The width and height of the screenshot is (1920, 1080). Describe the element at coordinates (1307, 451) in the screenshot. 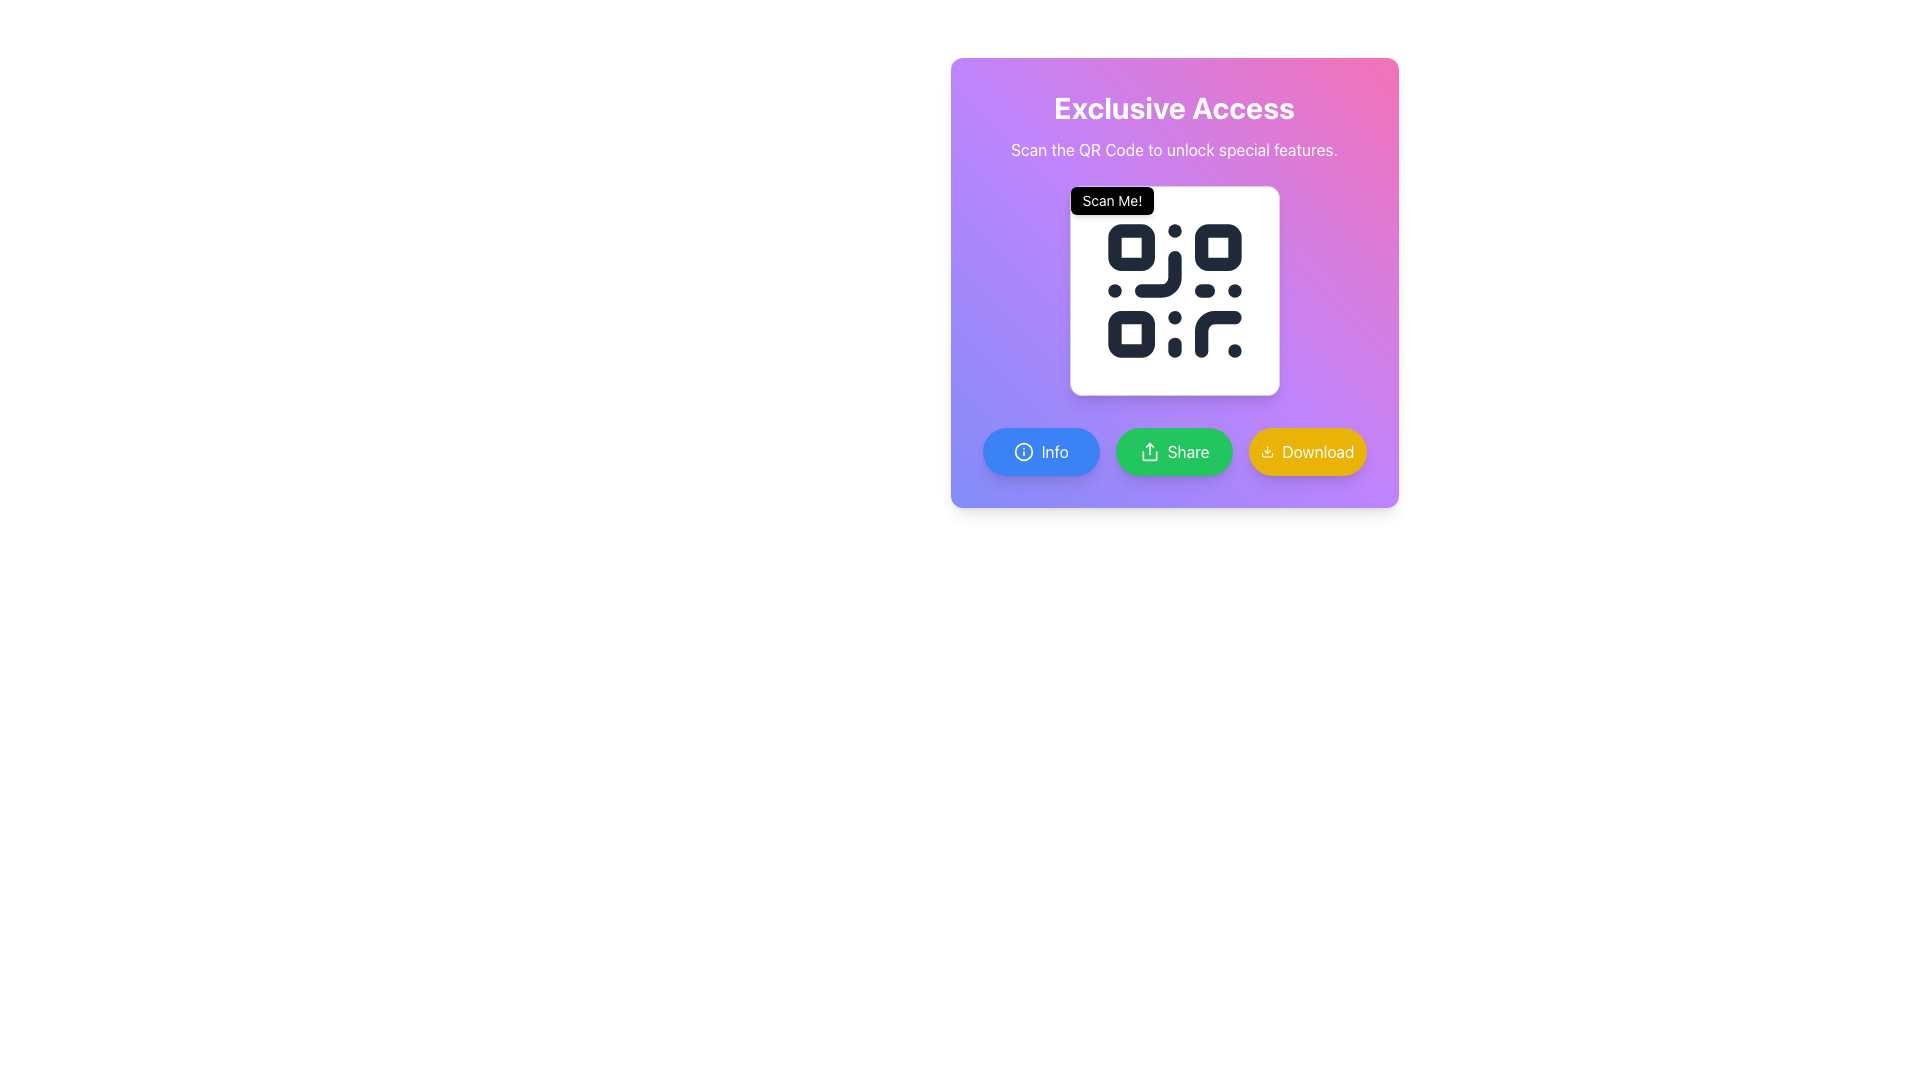

I see `the third button from the left at the bottom-right corner of the colored card containing a QR code and text to initiate the download process` at that location.